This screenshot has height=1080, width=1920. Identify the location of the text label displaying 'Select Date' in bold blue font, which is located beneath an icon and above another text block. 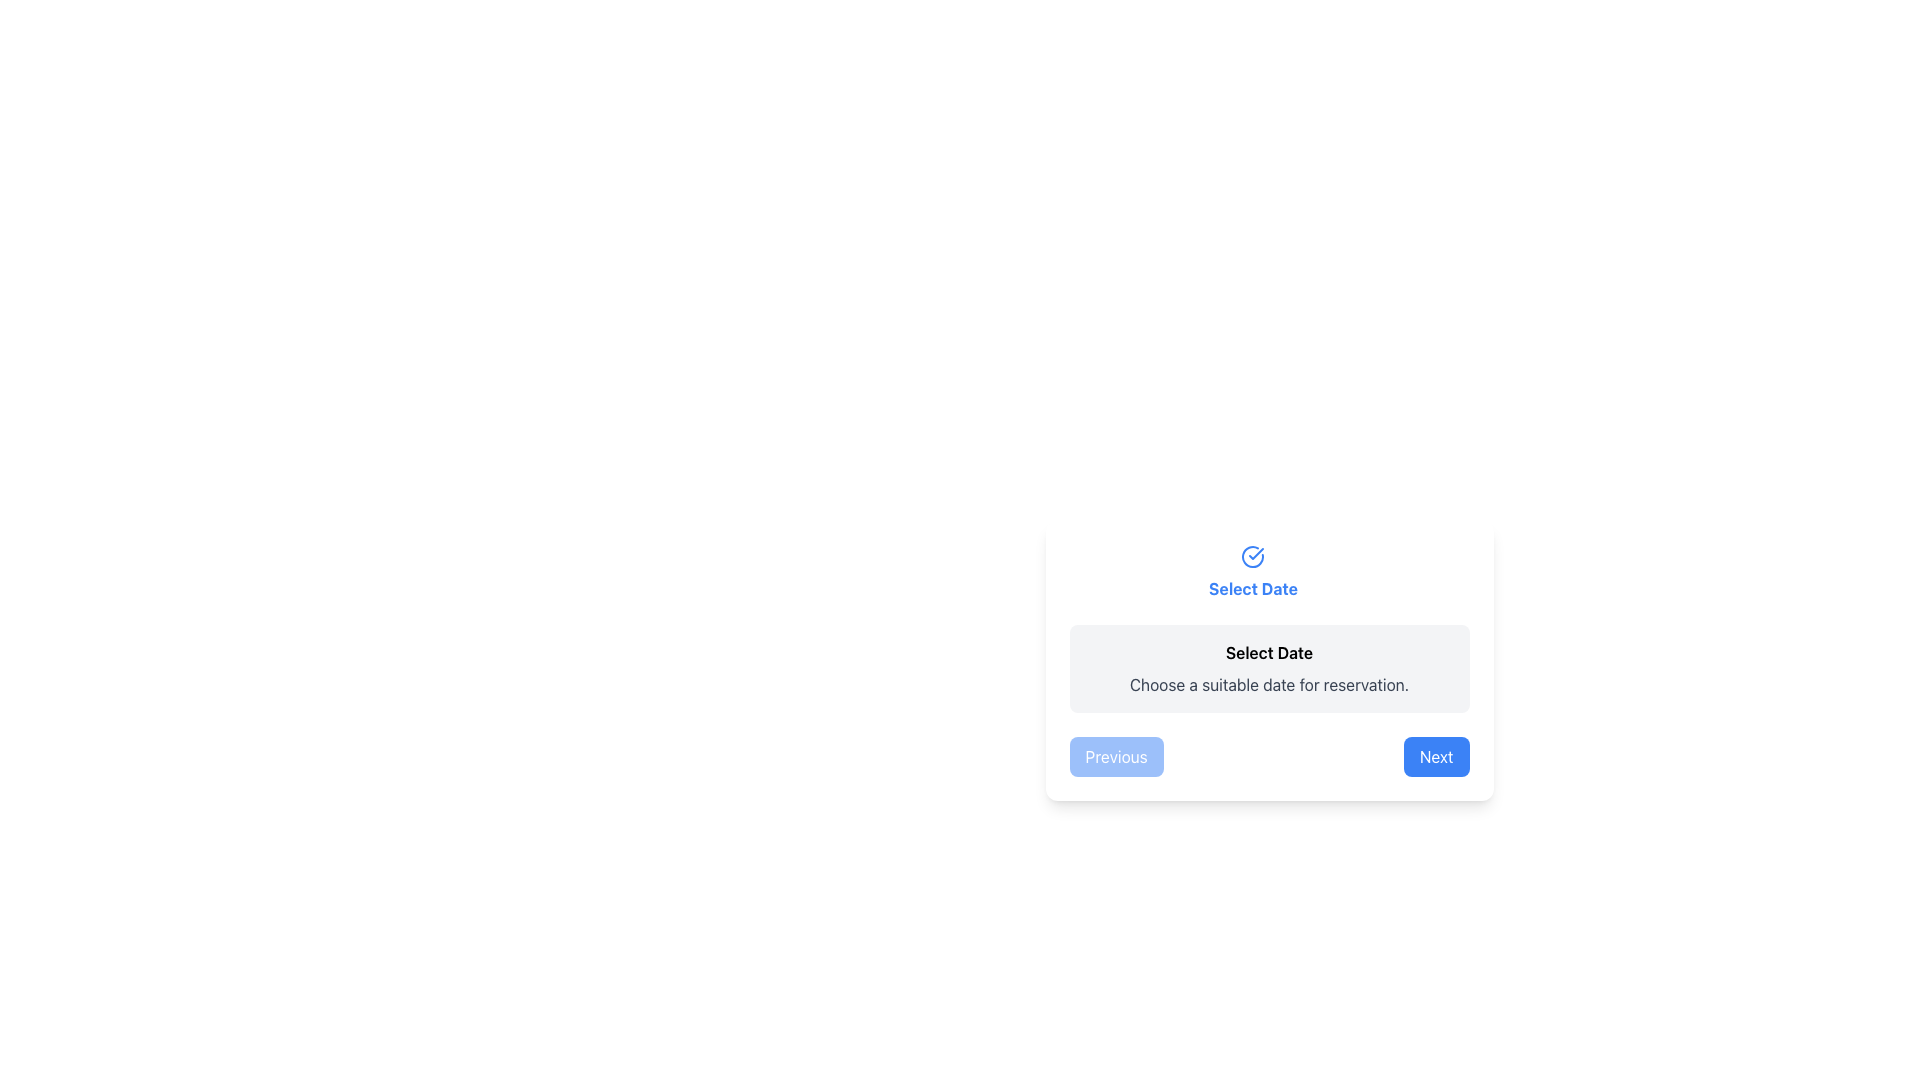
(1252, 588).